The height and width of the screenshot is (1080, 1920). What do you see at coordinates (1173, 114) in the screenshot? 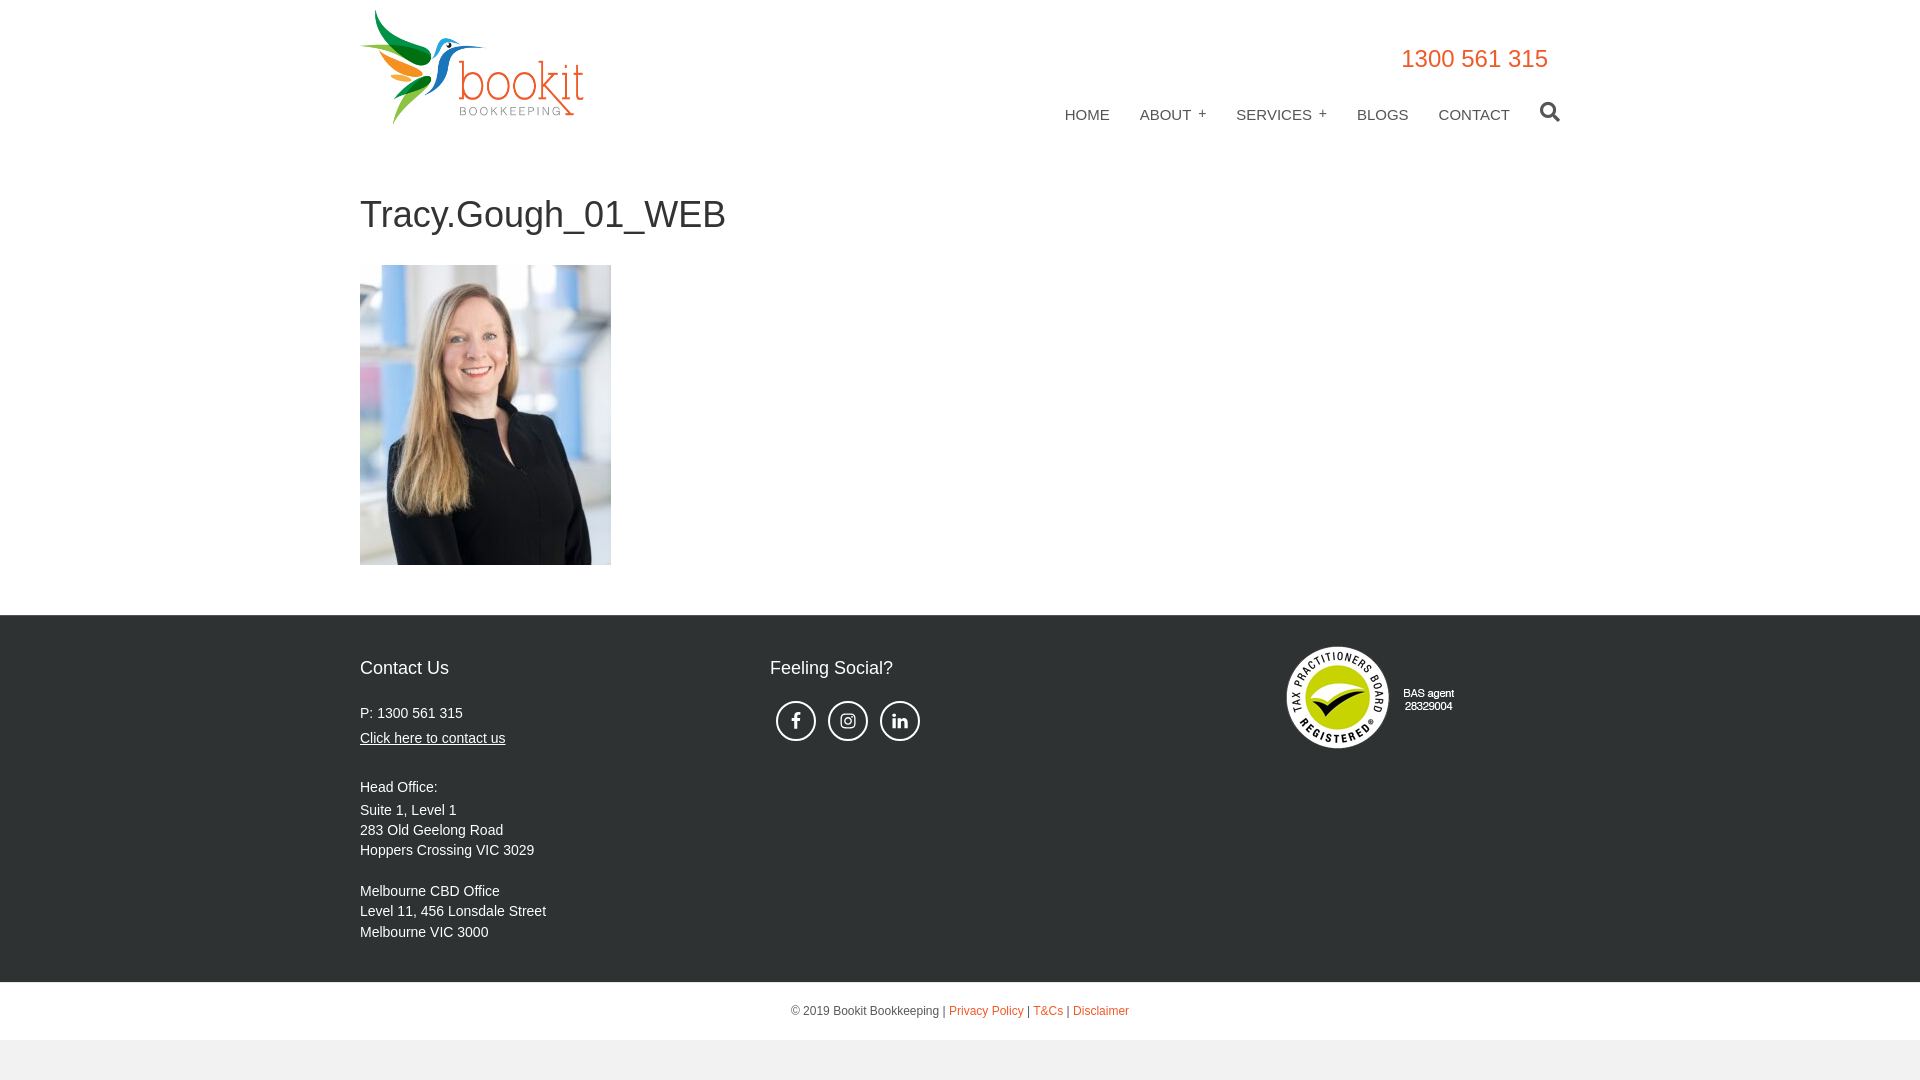
I see `'ABOUT'` at bounding box center [1173, 114].